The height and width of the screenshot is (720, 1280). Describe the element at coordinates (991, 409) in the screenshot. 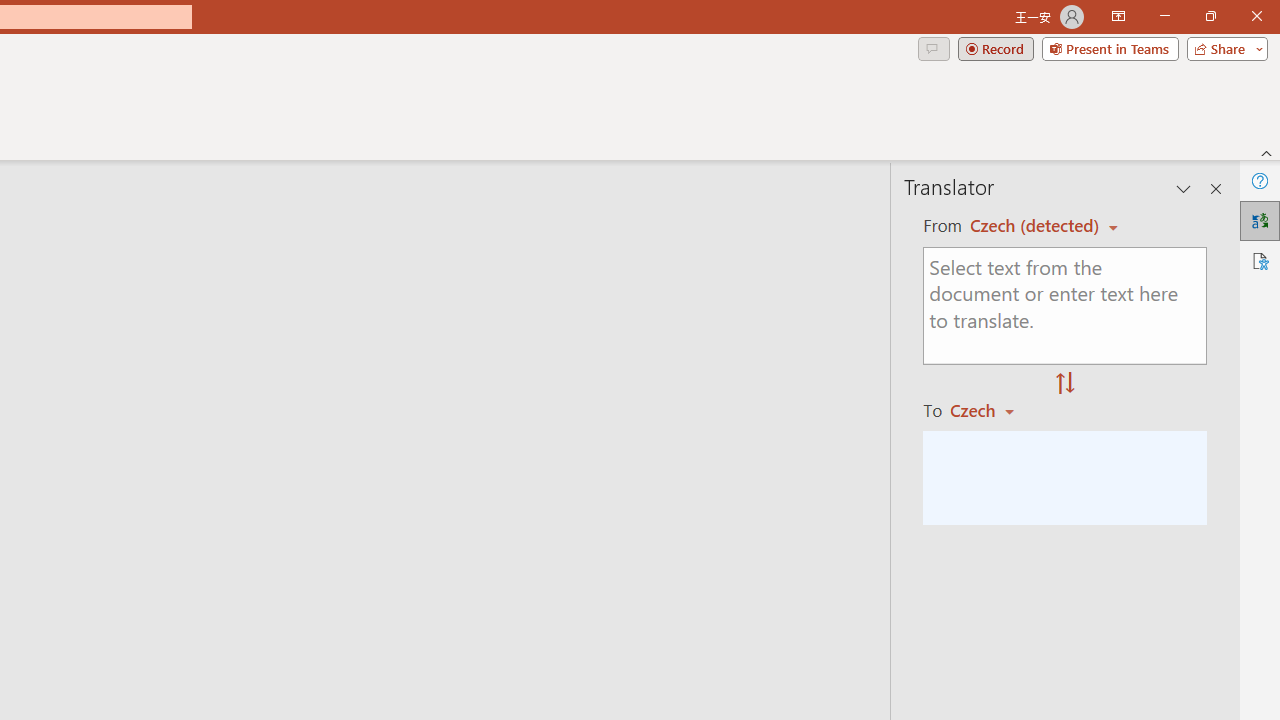

I see `'Czech'` at that location.